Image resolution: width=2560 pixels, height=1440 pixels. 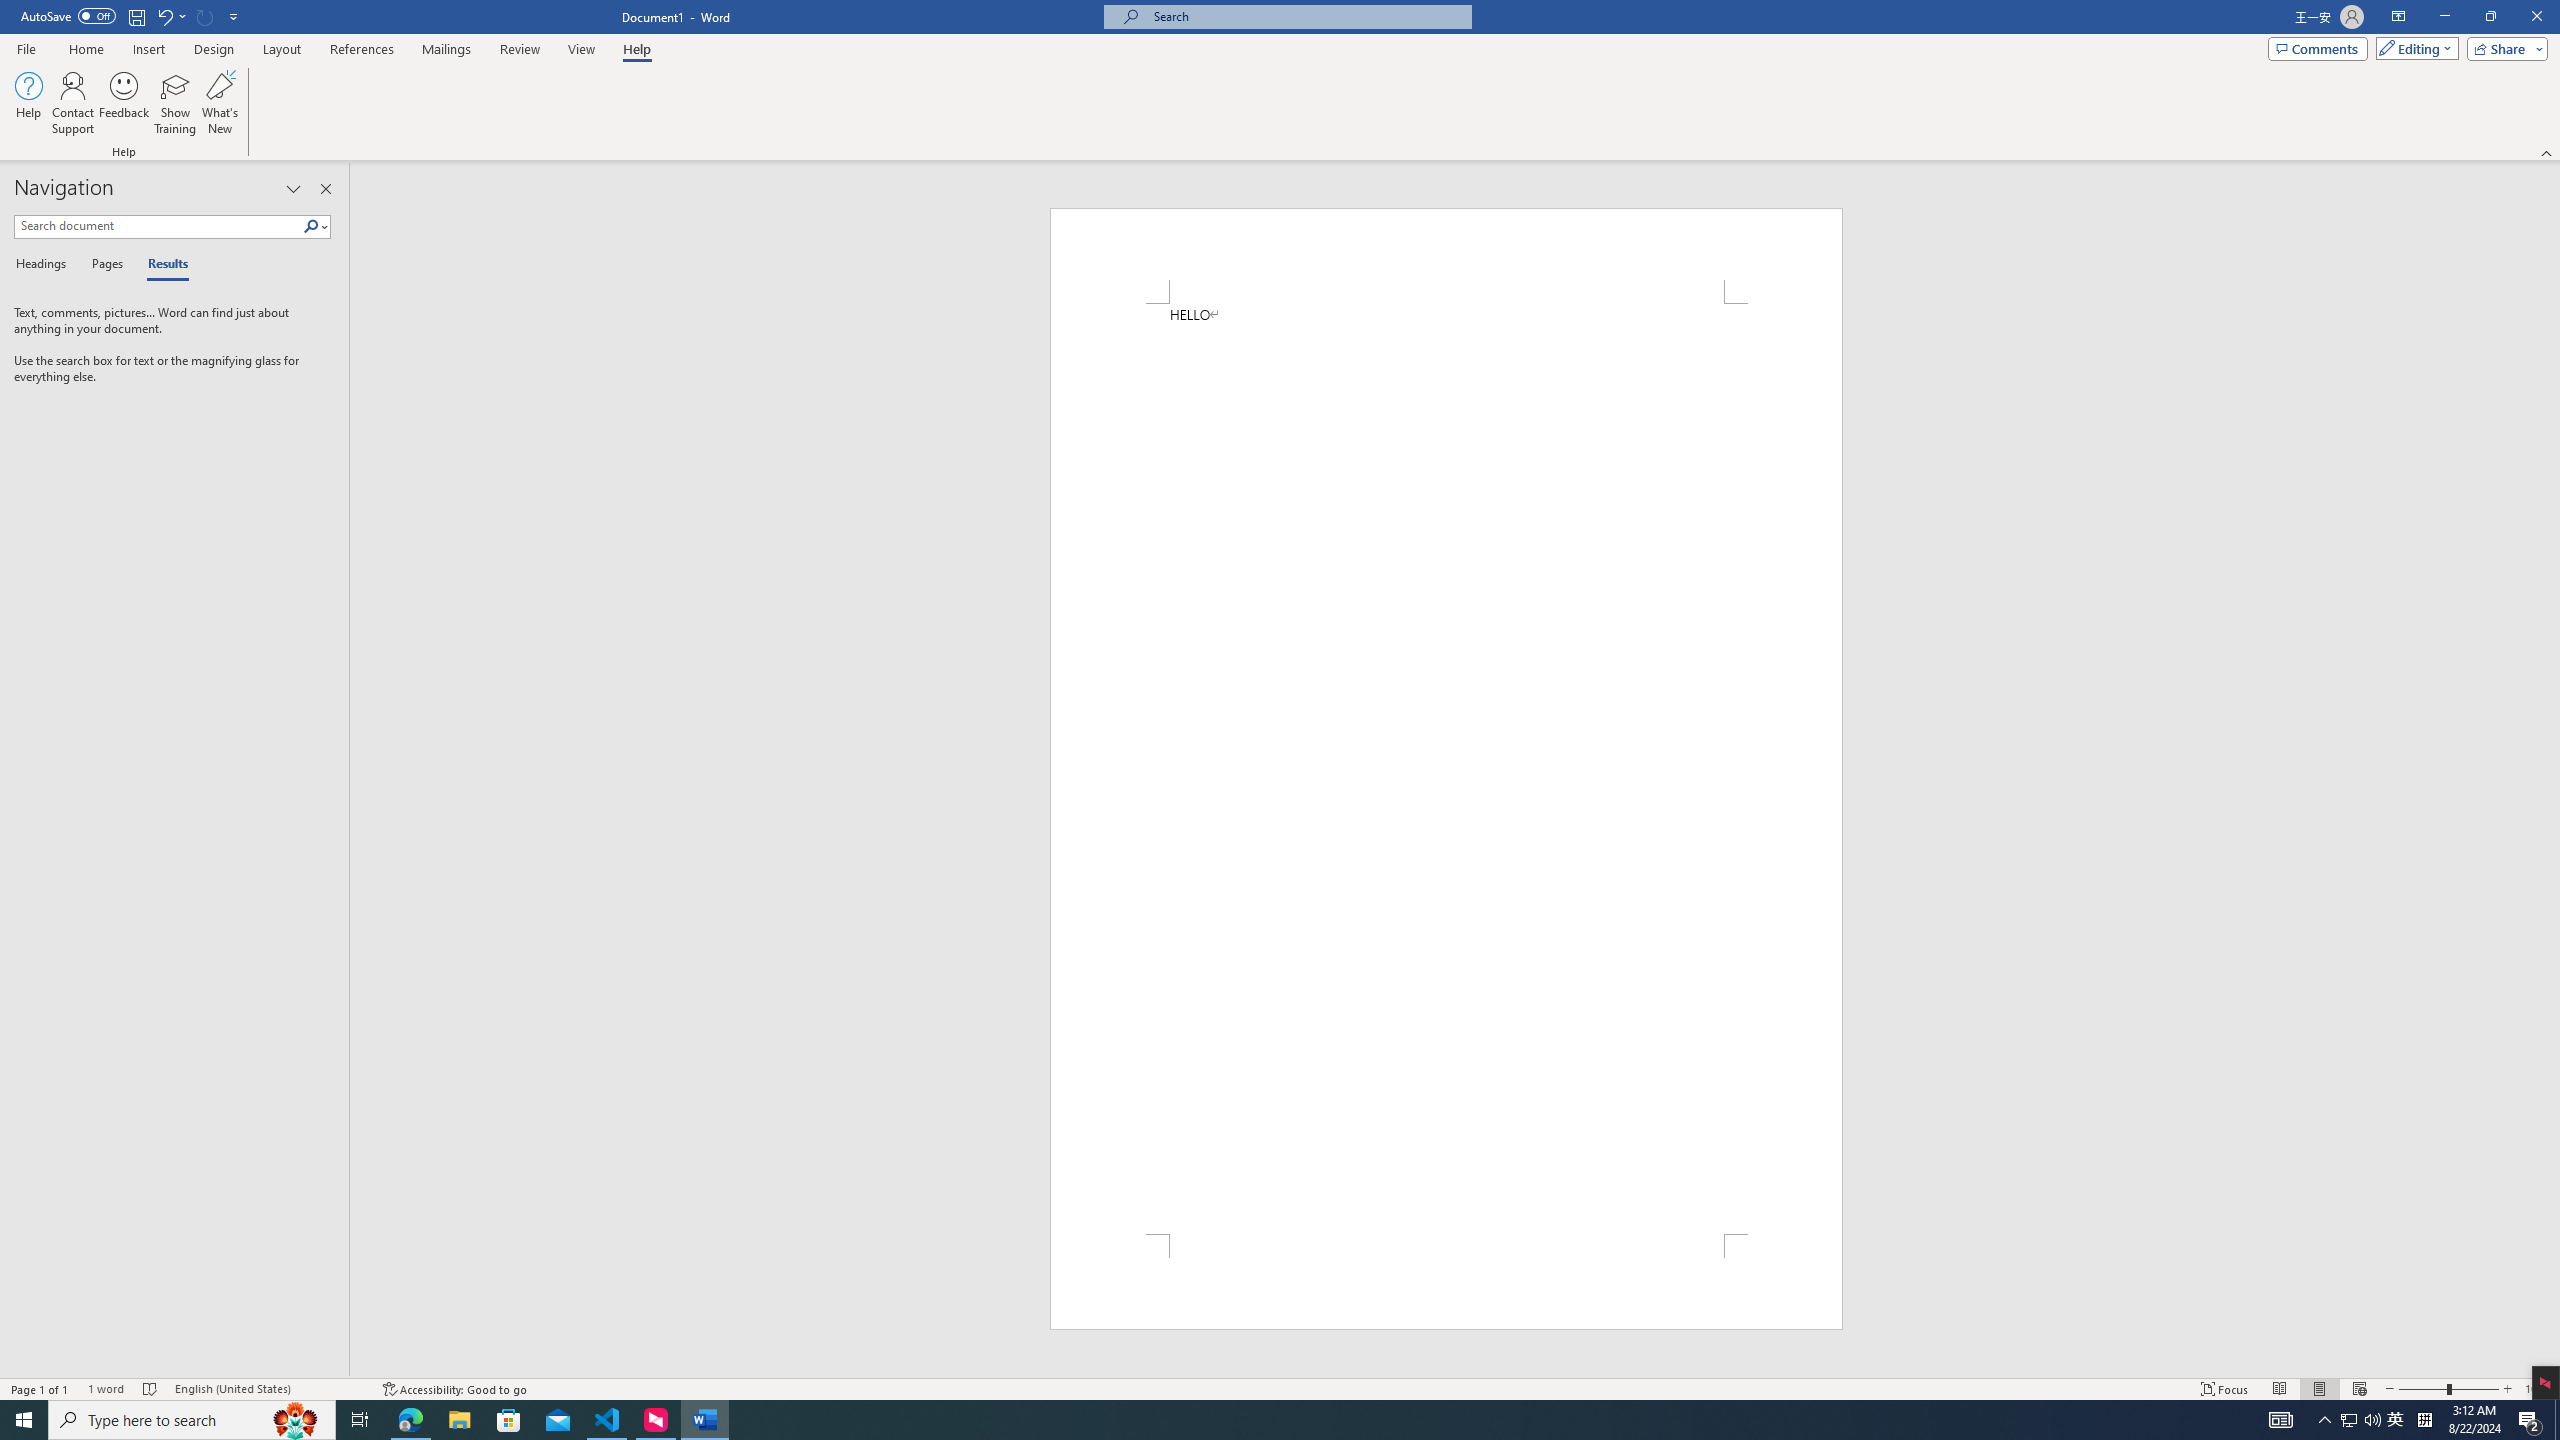 I want to click on 'Accessibility Checker Accessibility: Good to go', so click(x=453, y=1389).